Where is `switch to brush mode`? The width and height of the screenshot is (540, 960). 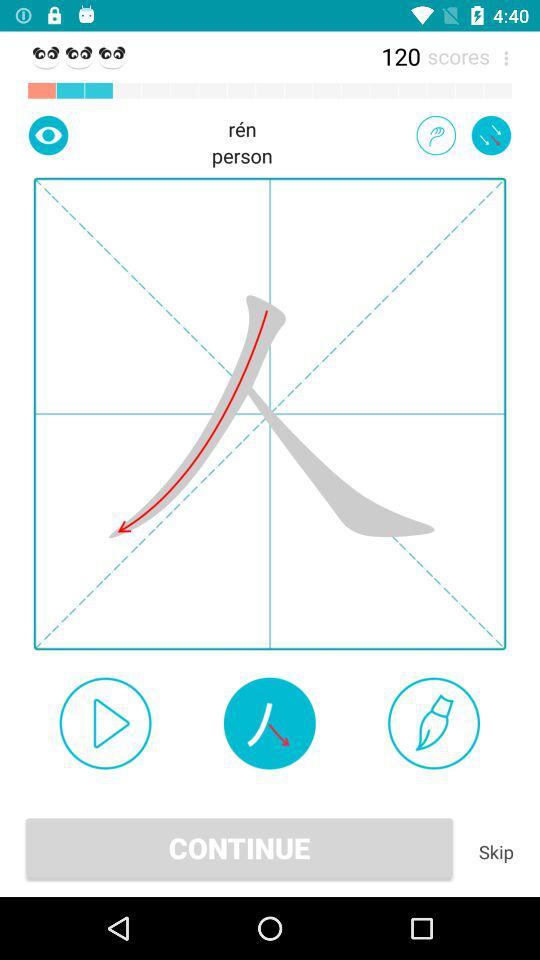 switch to brush mode is located at coordinates (433, 722).